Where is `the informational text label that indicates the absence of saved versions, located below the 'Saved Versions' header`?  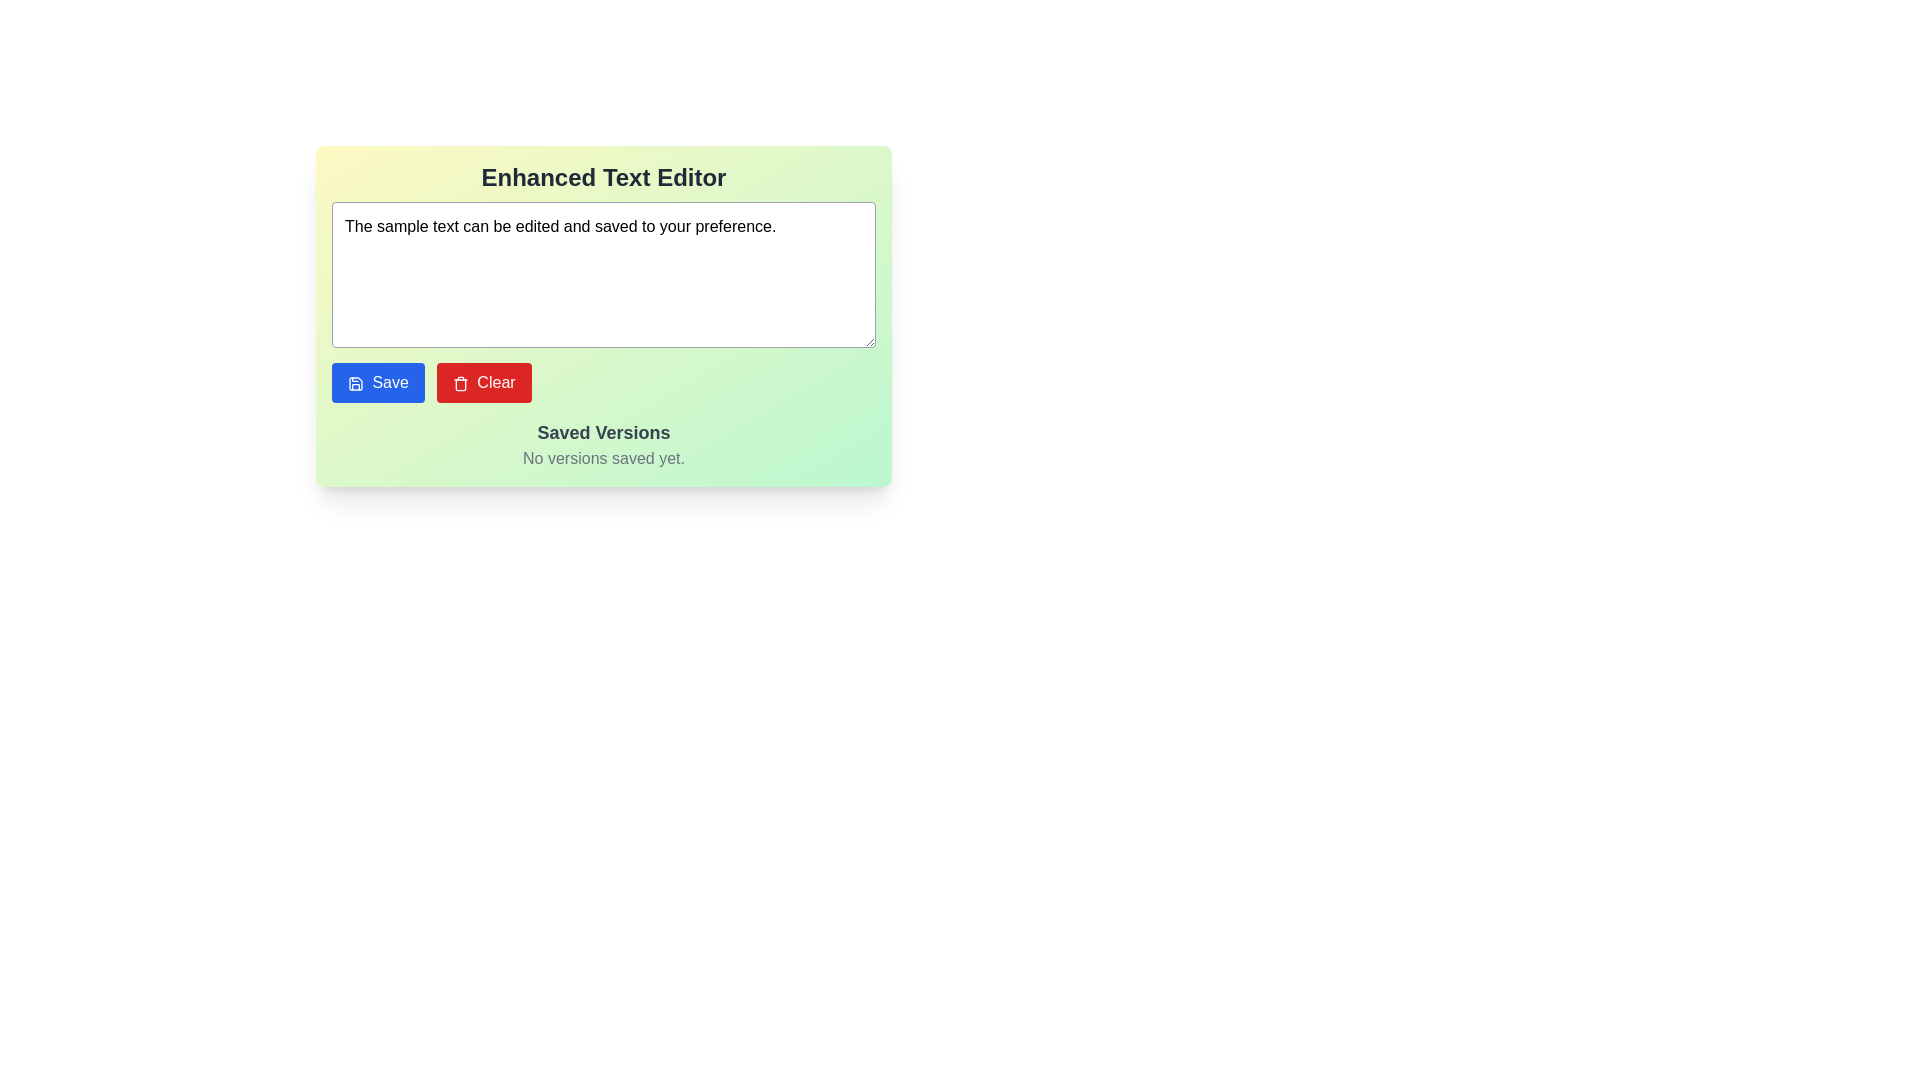
the informational text label that indicates the absence of saved versions, located below the 'Saved Versions' header is located at coordinates (603, 459).